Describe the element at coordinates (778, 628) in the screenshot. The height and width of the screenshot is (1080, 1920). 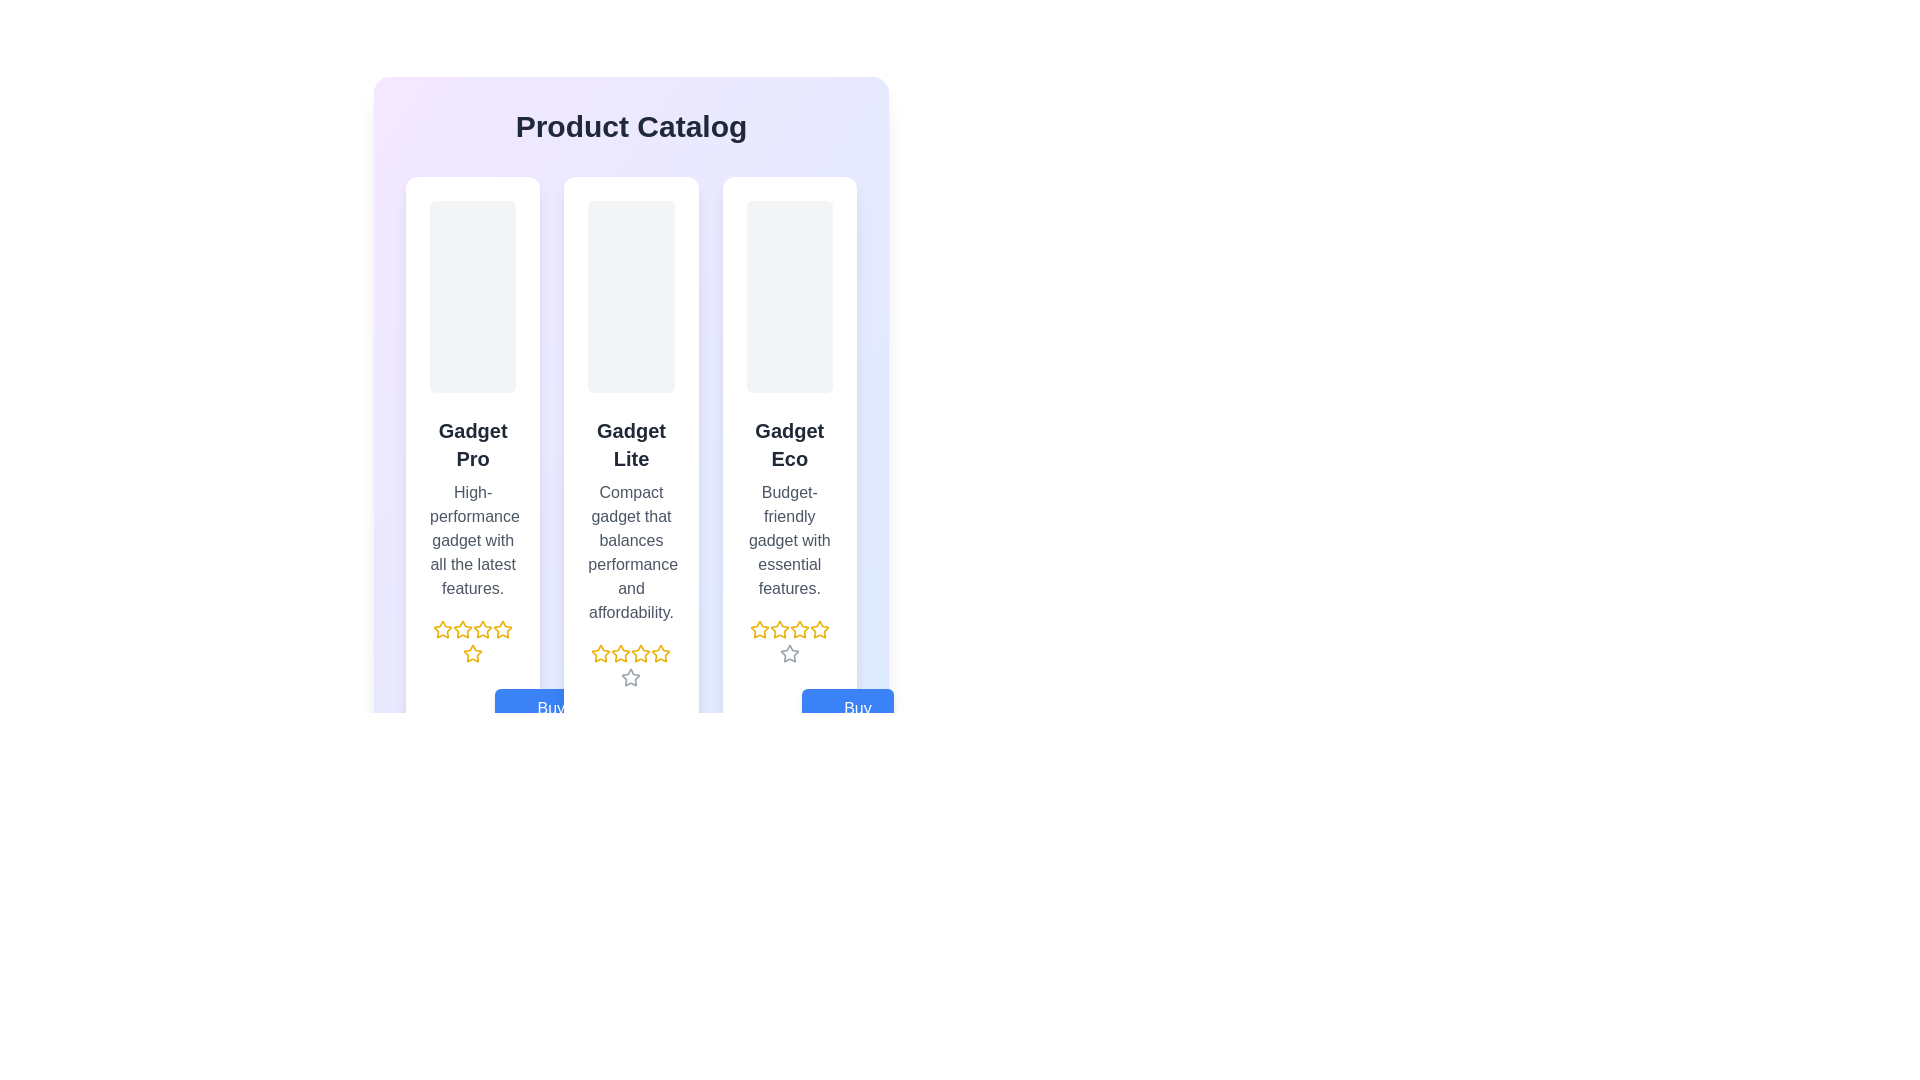
I see `the third star icon in the rating system below the 'Gadget Eco' product description to rate it` at that location.